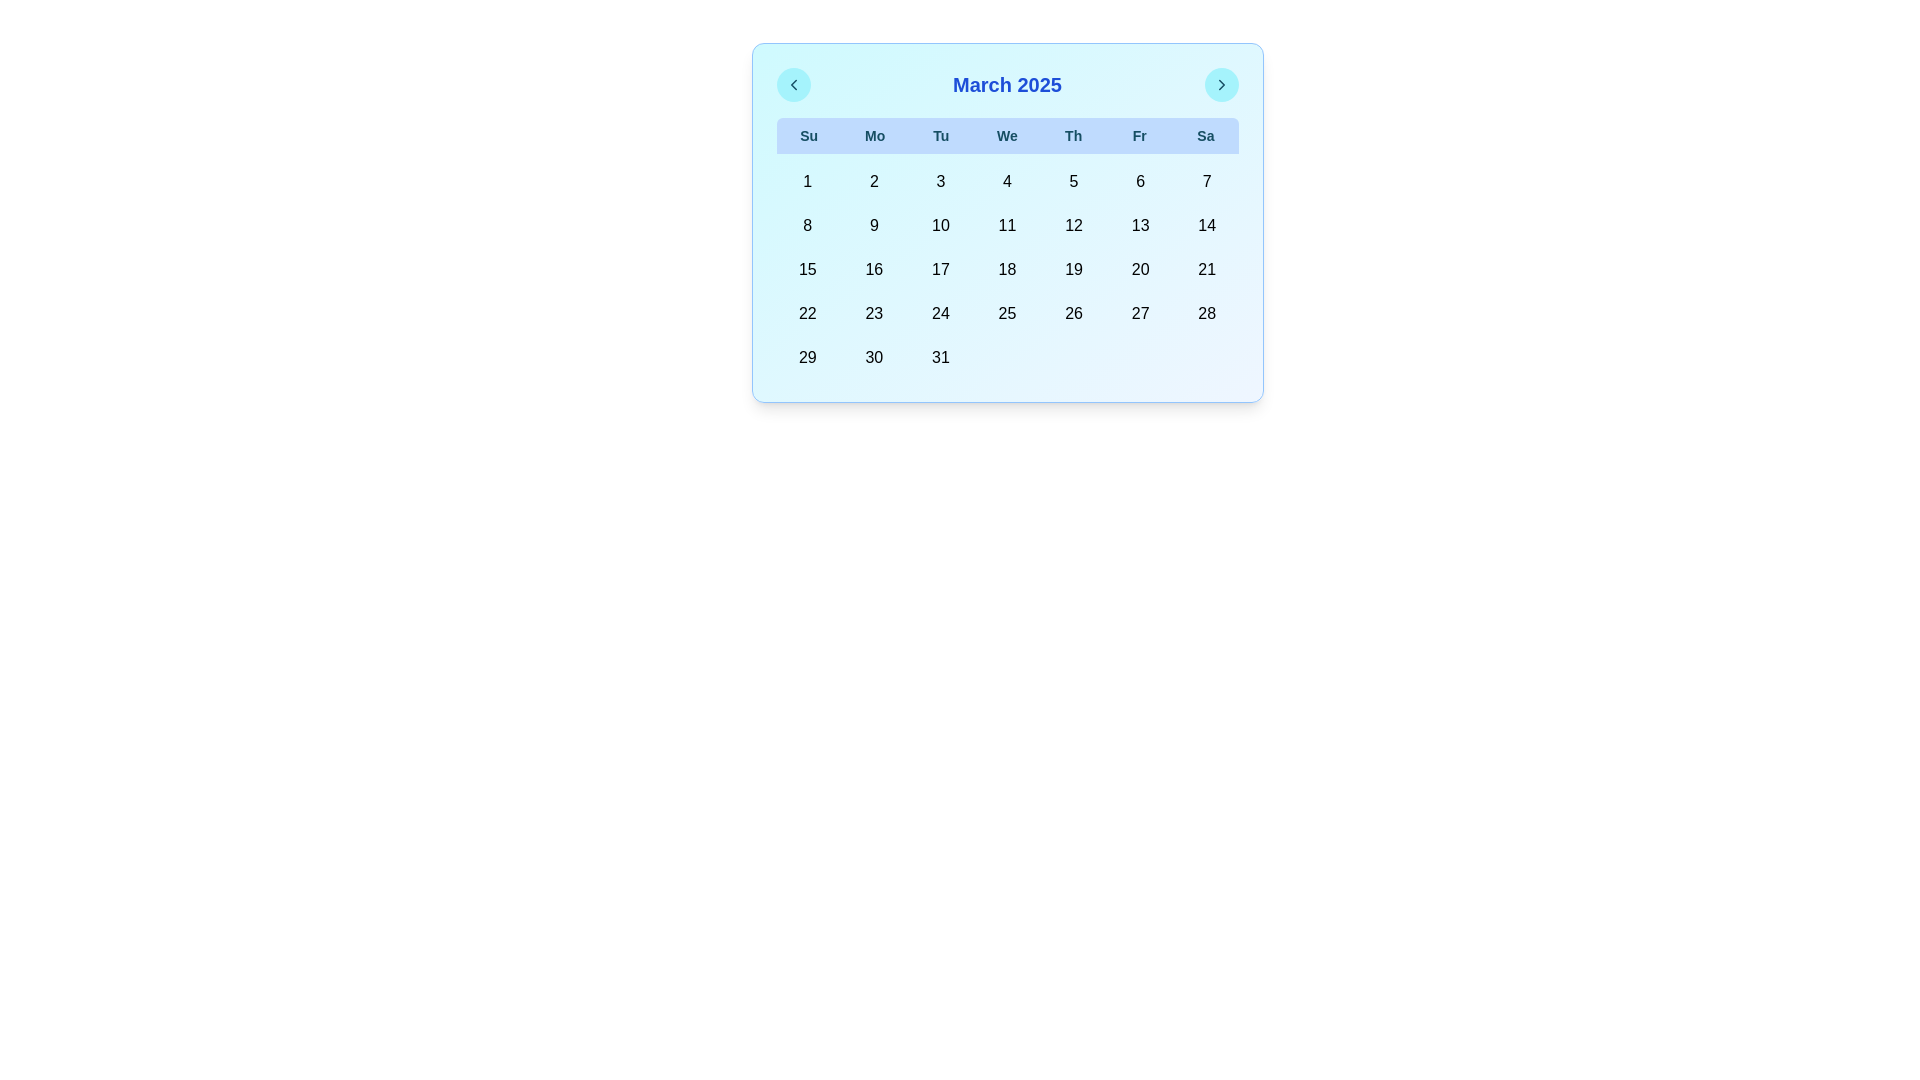 This screenshot has height=1080, width=1920. I want to click on the left-pointing chevron icon button located at the top-left corner of the calendar component to observe the background color change, so click(792, 83).